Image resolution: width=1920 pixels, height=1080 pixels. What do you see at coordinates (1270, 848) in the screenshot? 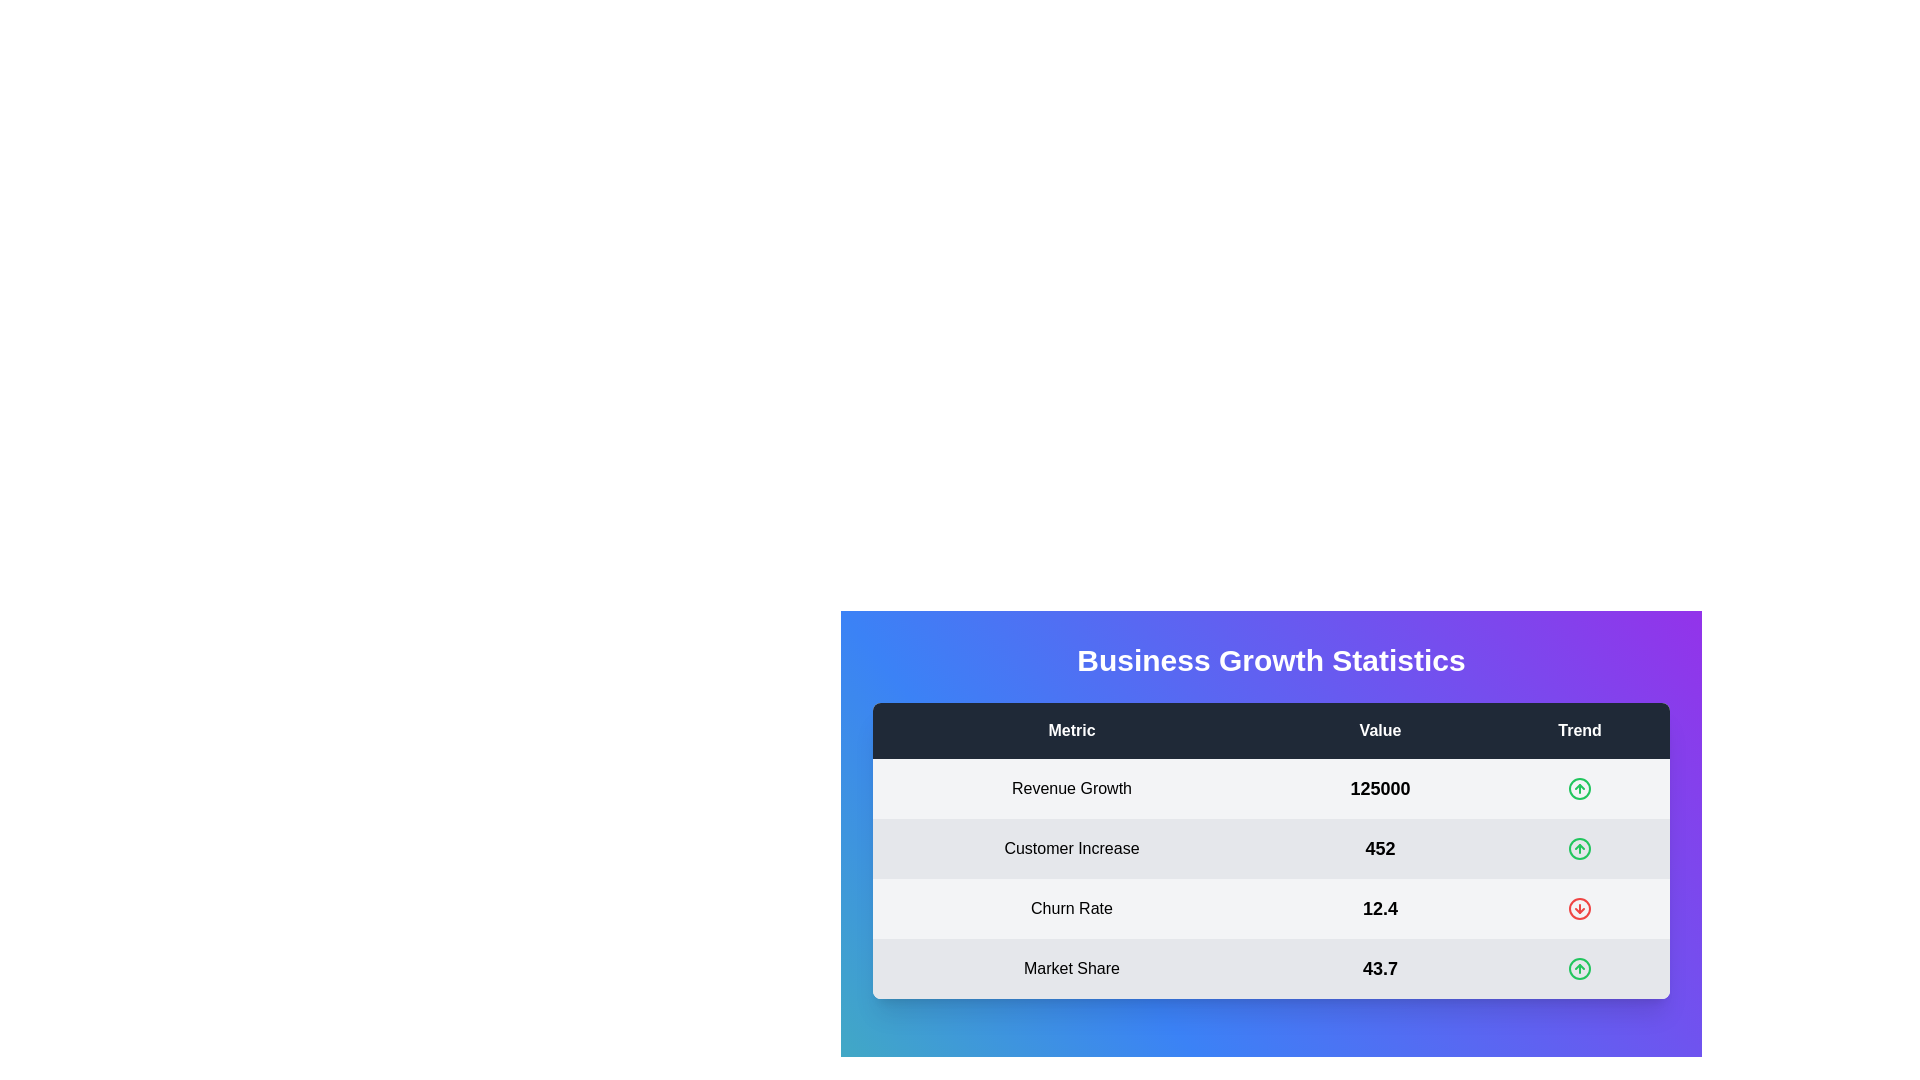
I see `the row corresponding to Customer Increase` at bounding box center [1270, 848].